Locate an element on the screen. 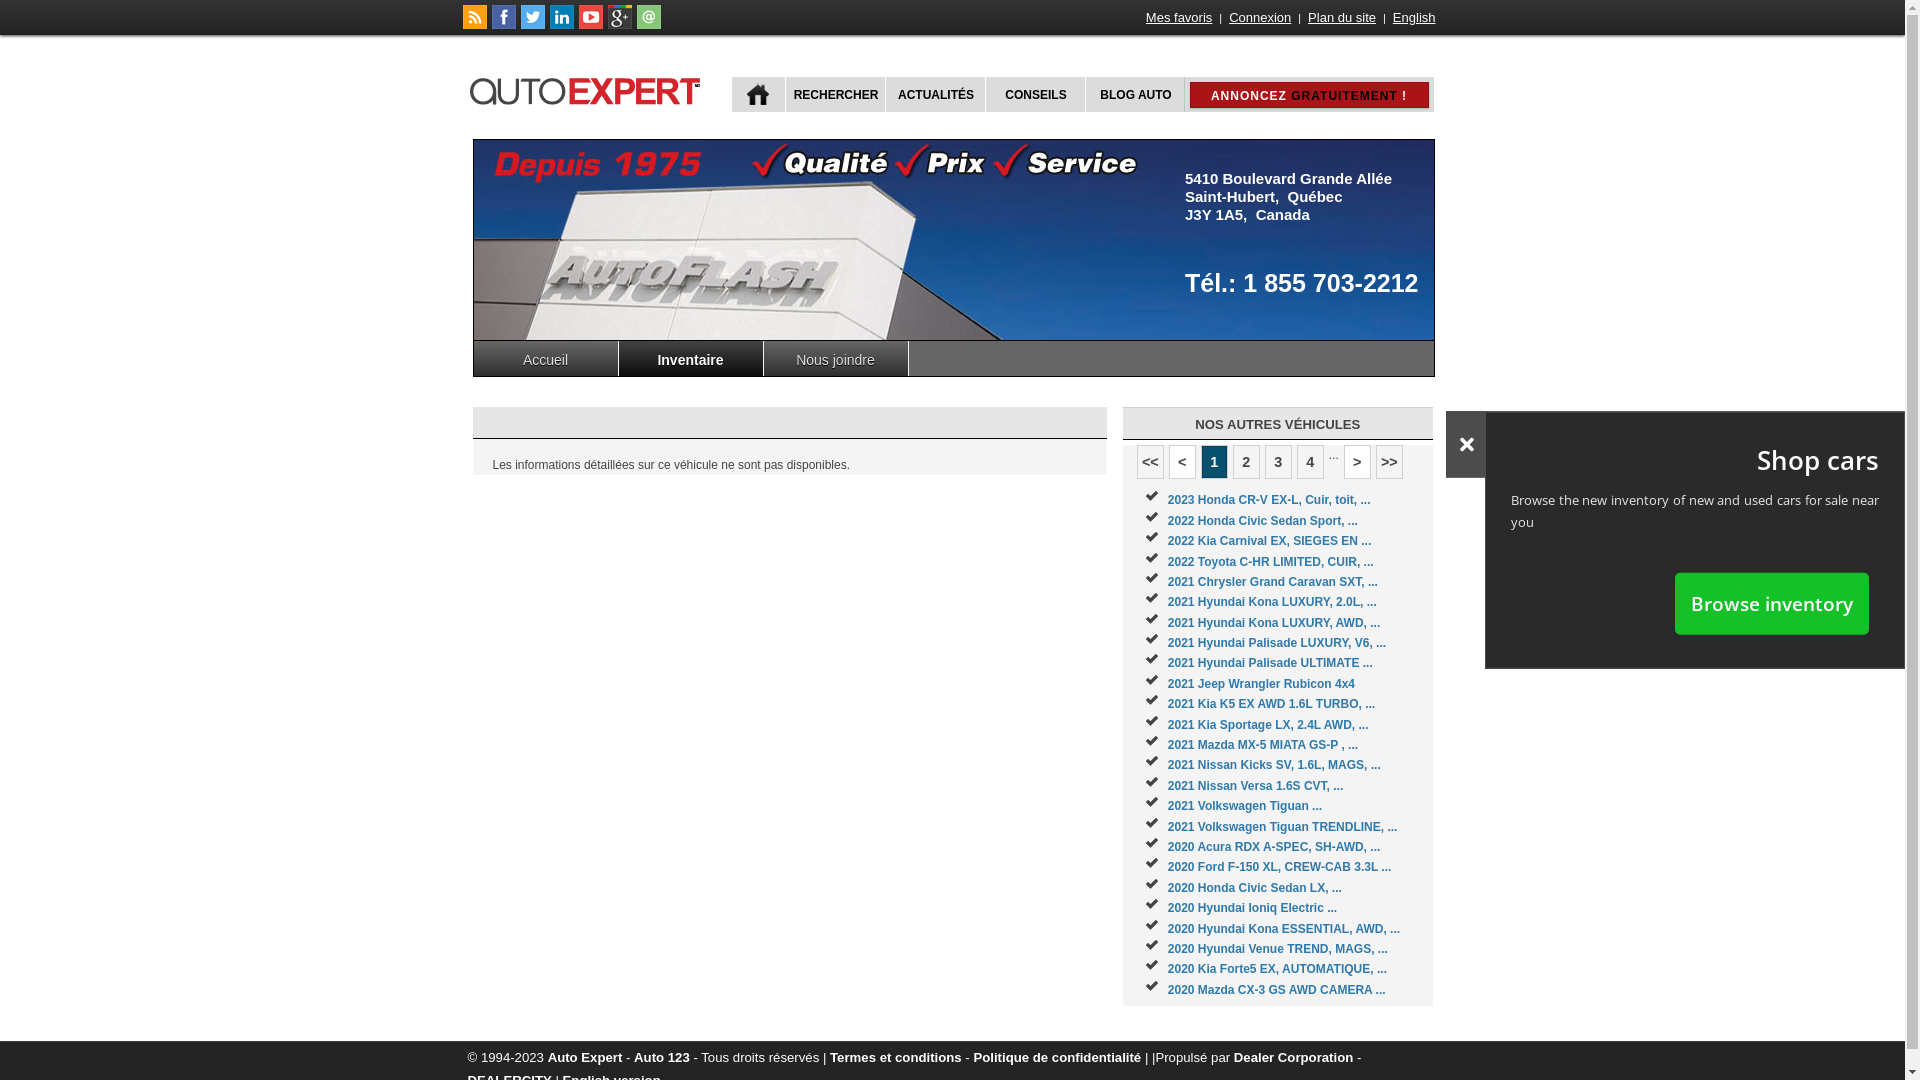 Image resolution: width=1920 pixels, height=1080 pixels. 'ACCUEIL' is located at coordinates (757, 94).